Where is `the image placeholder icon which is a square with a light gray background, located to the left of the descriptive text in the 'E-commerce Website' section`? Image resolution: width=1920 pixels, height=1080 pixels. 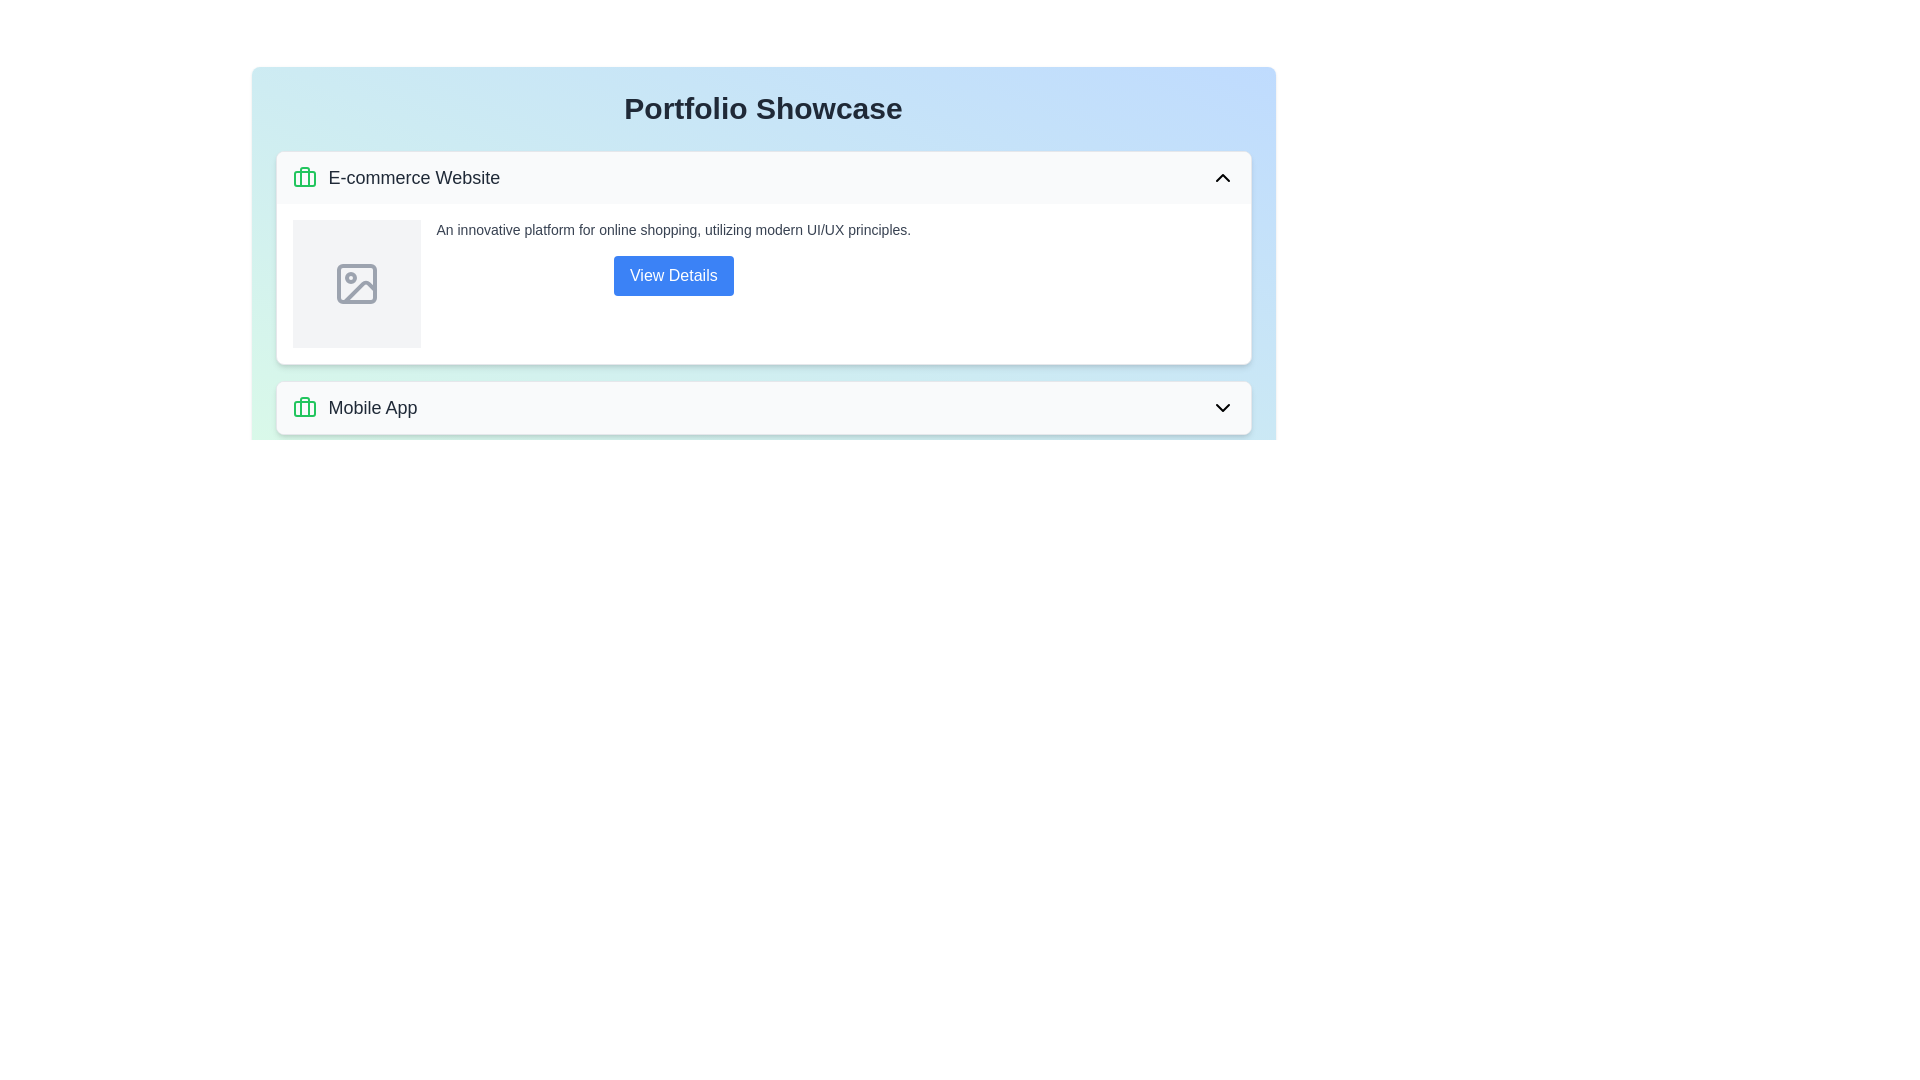
the image placeholder icon which is a square with a light gray background, located to the left of the descriptive text in the 'E-commerce Website' section is located at coordinates (356, 284).